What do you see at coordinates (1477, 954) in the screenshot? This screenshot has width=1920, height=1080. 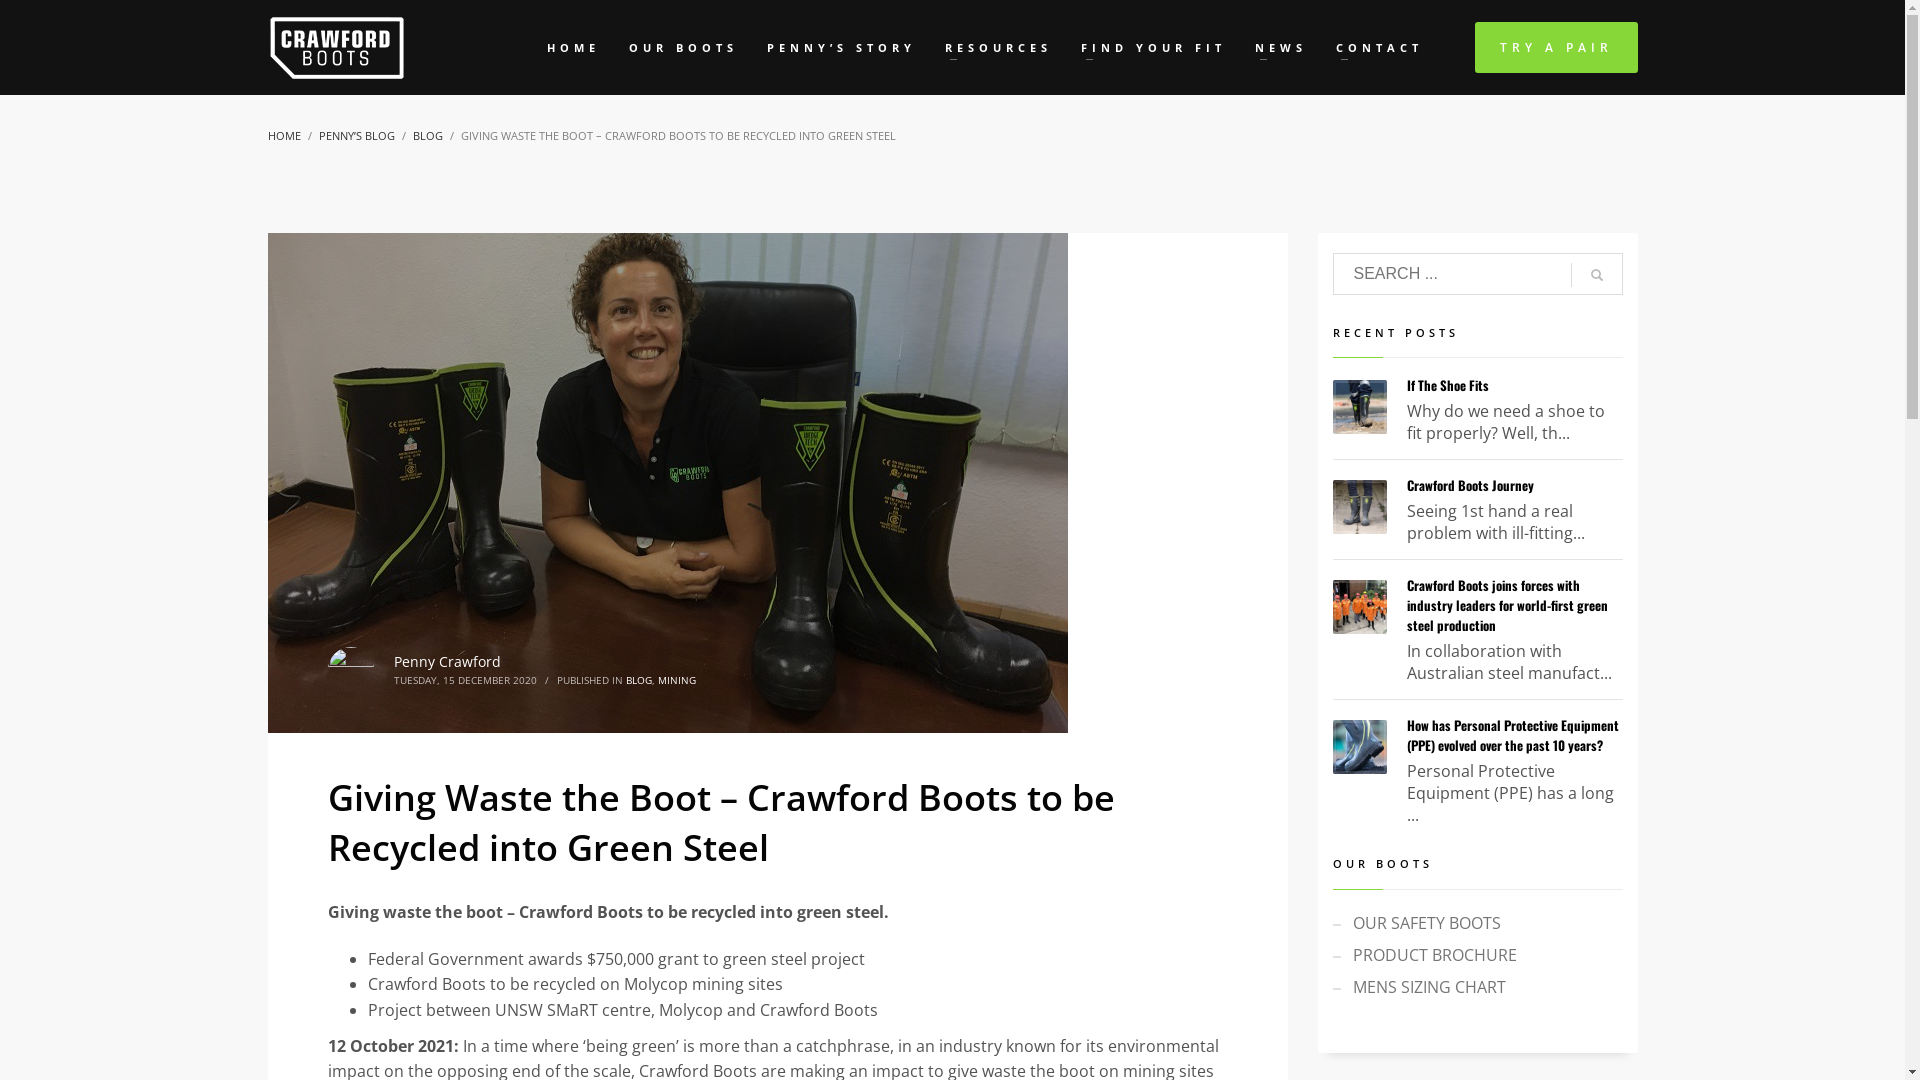 I see `'PRODUCT BROCHURE'` at bounding box center [1477, 954].